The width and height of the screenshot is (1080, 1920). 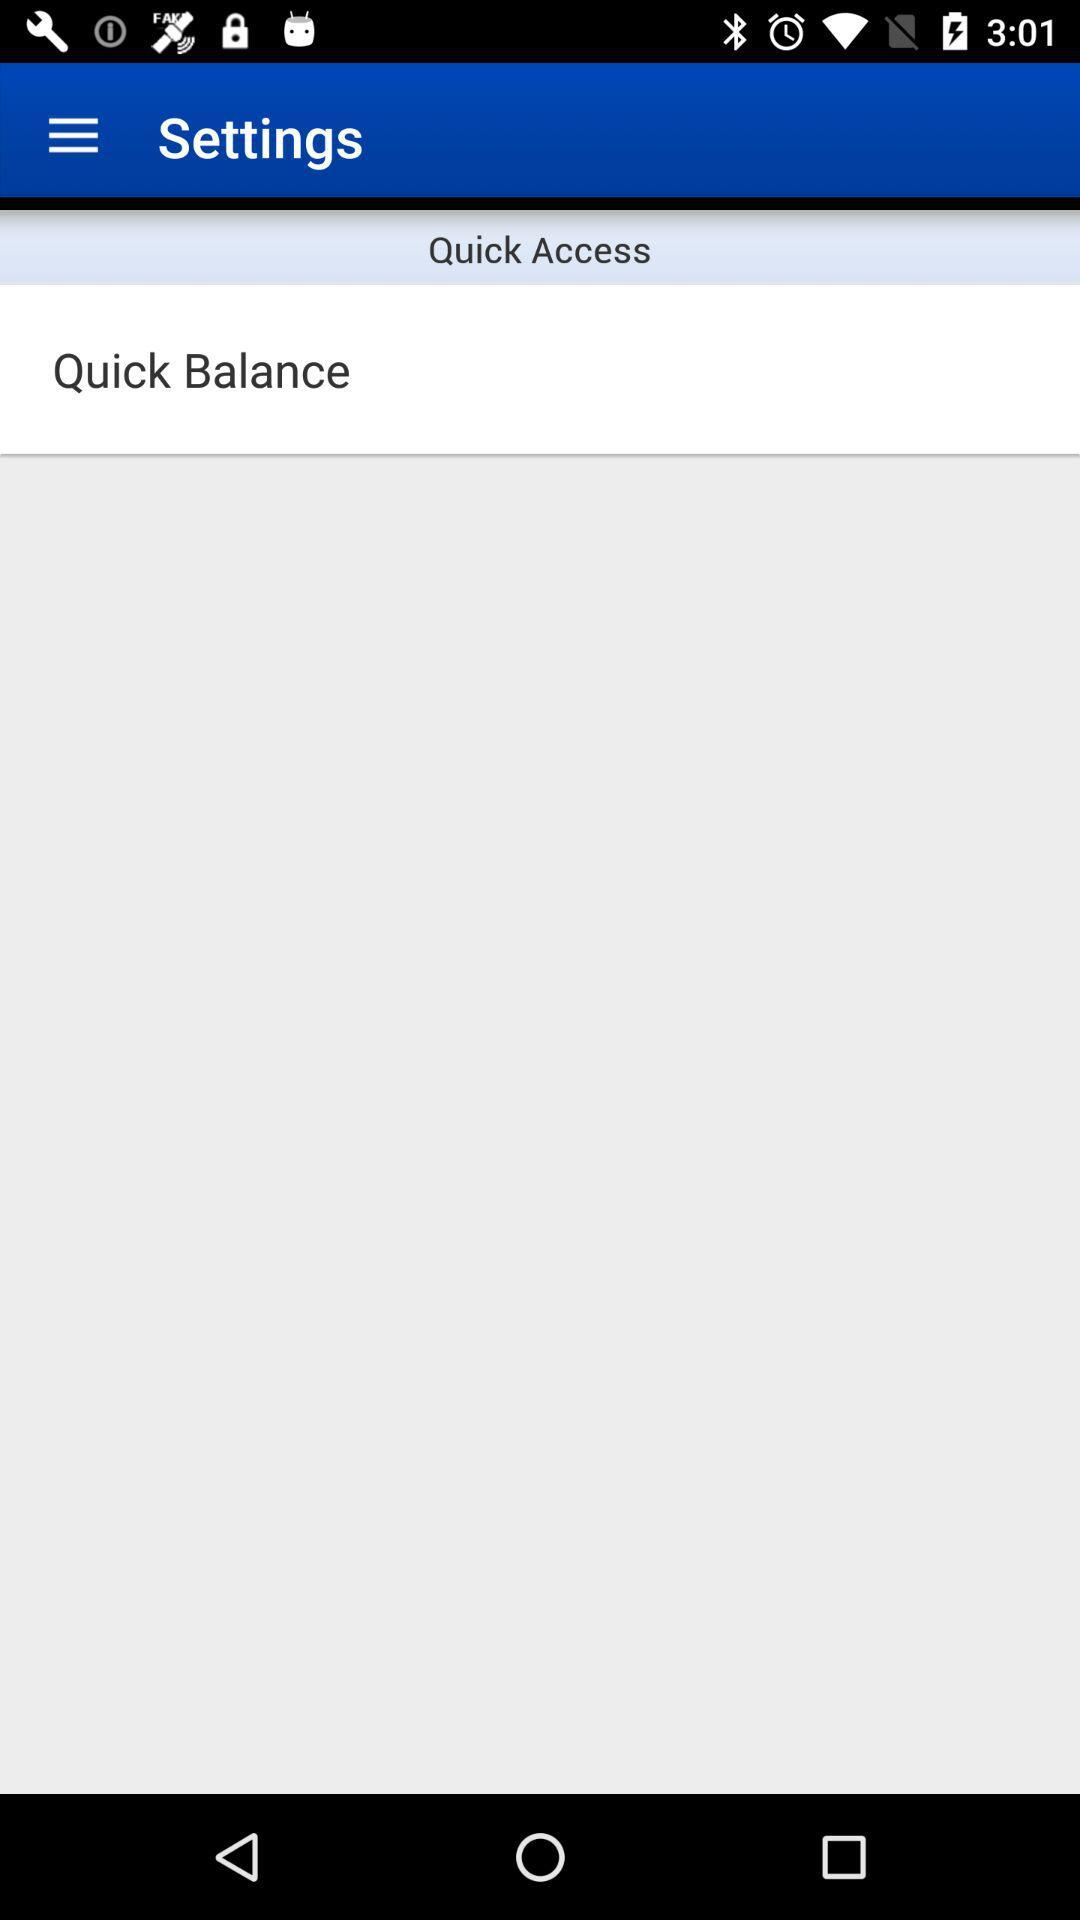 I want to click on the icon next to the settings item, so click(x=72, y=135).